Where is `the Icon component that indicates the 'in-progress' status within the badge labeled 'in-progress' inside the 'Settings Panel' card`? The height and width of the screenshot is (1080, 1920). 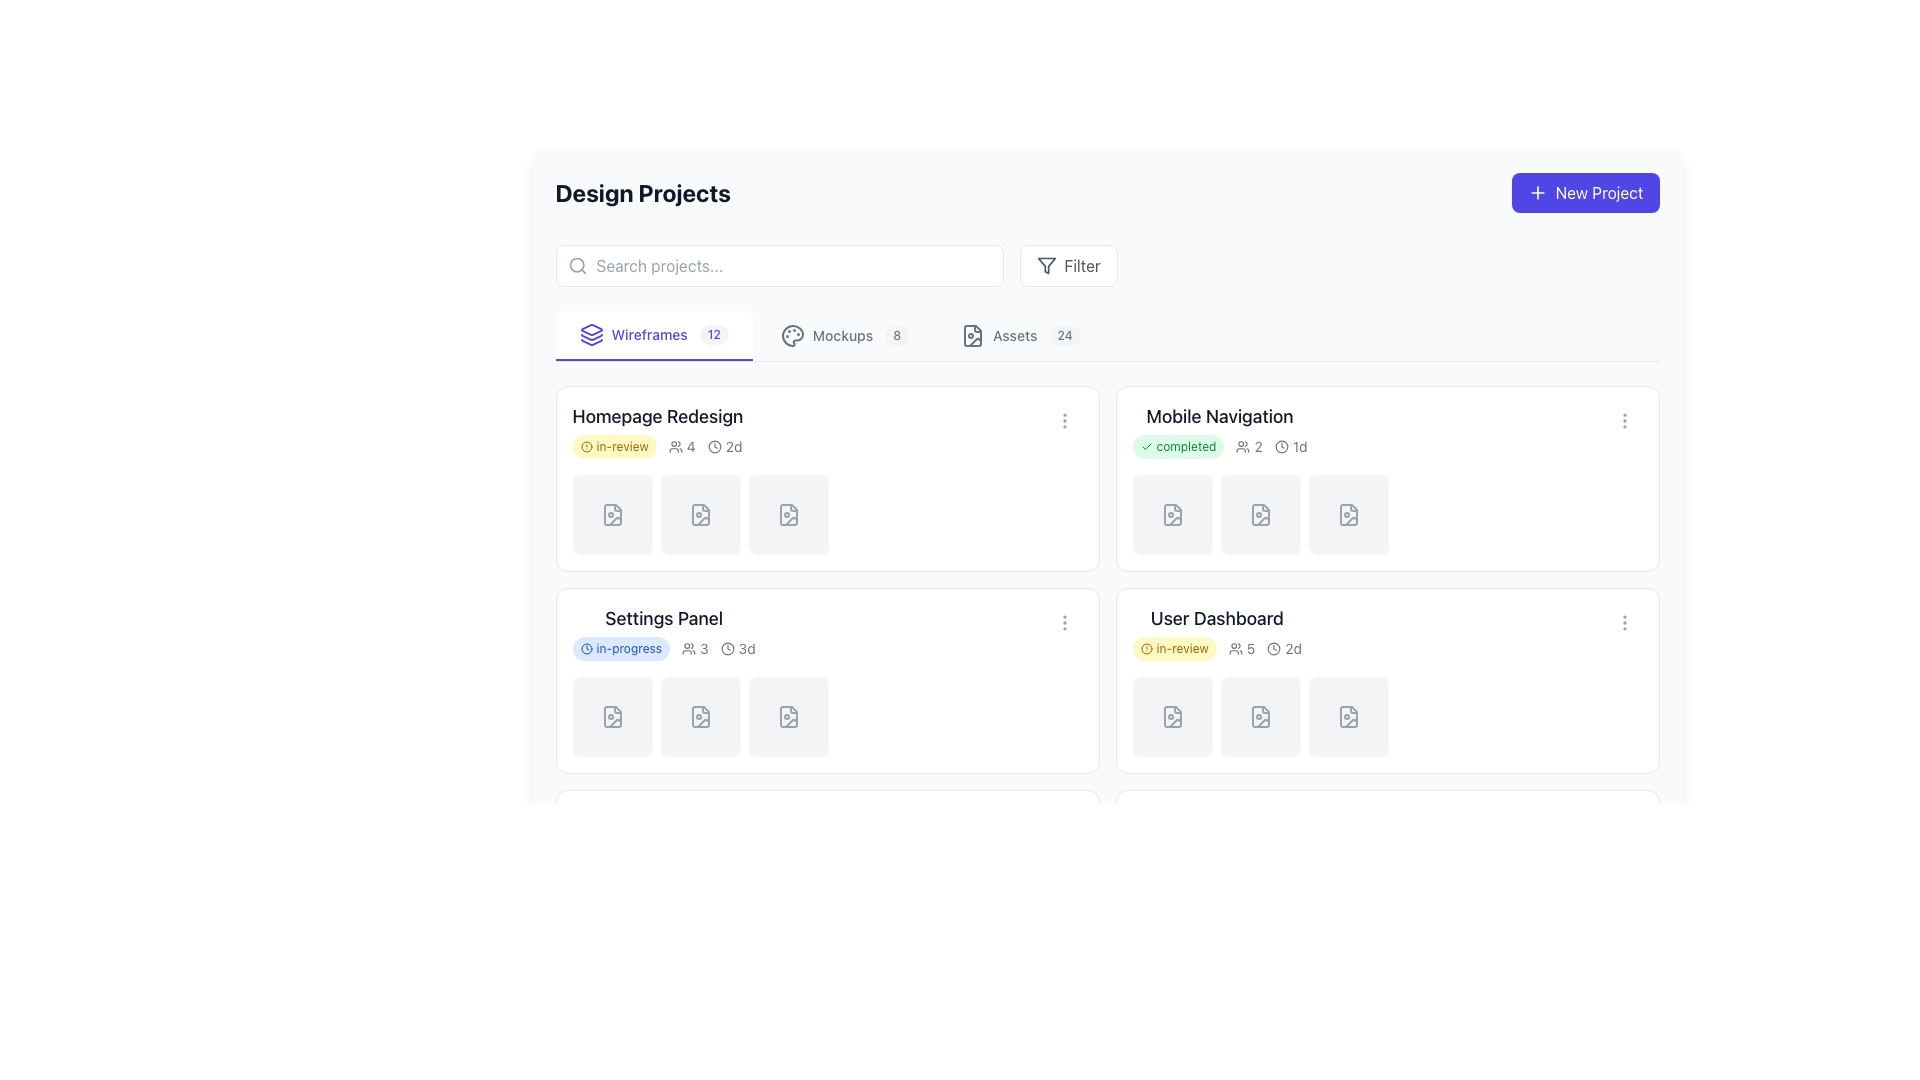 the Icon component that indicates the 'in-progress' status within the badge labeled 'in-progress' inside the 'Settings Panel' card is located at coordinates (585, 648).